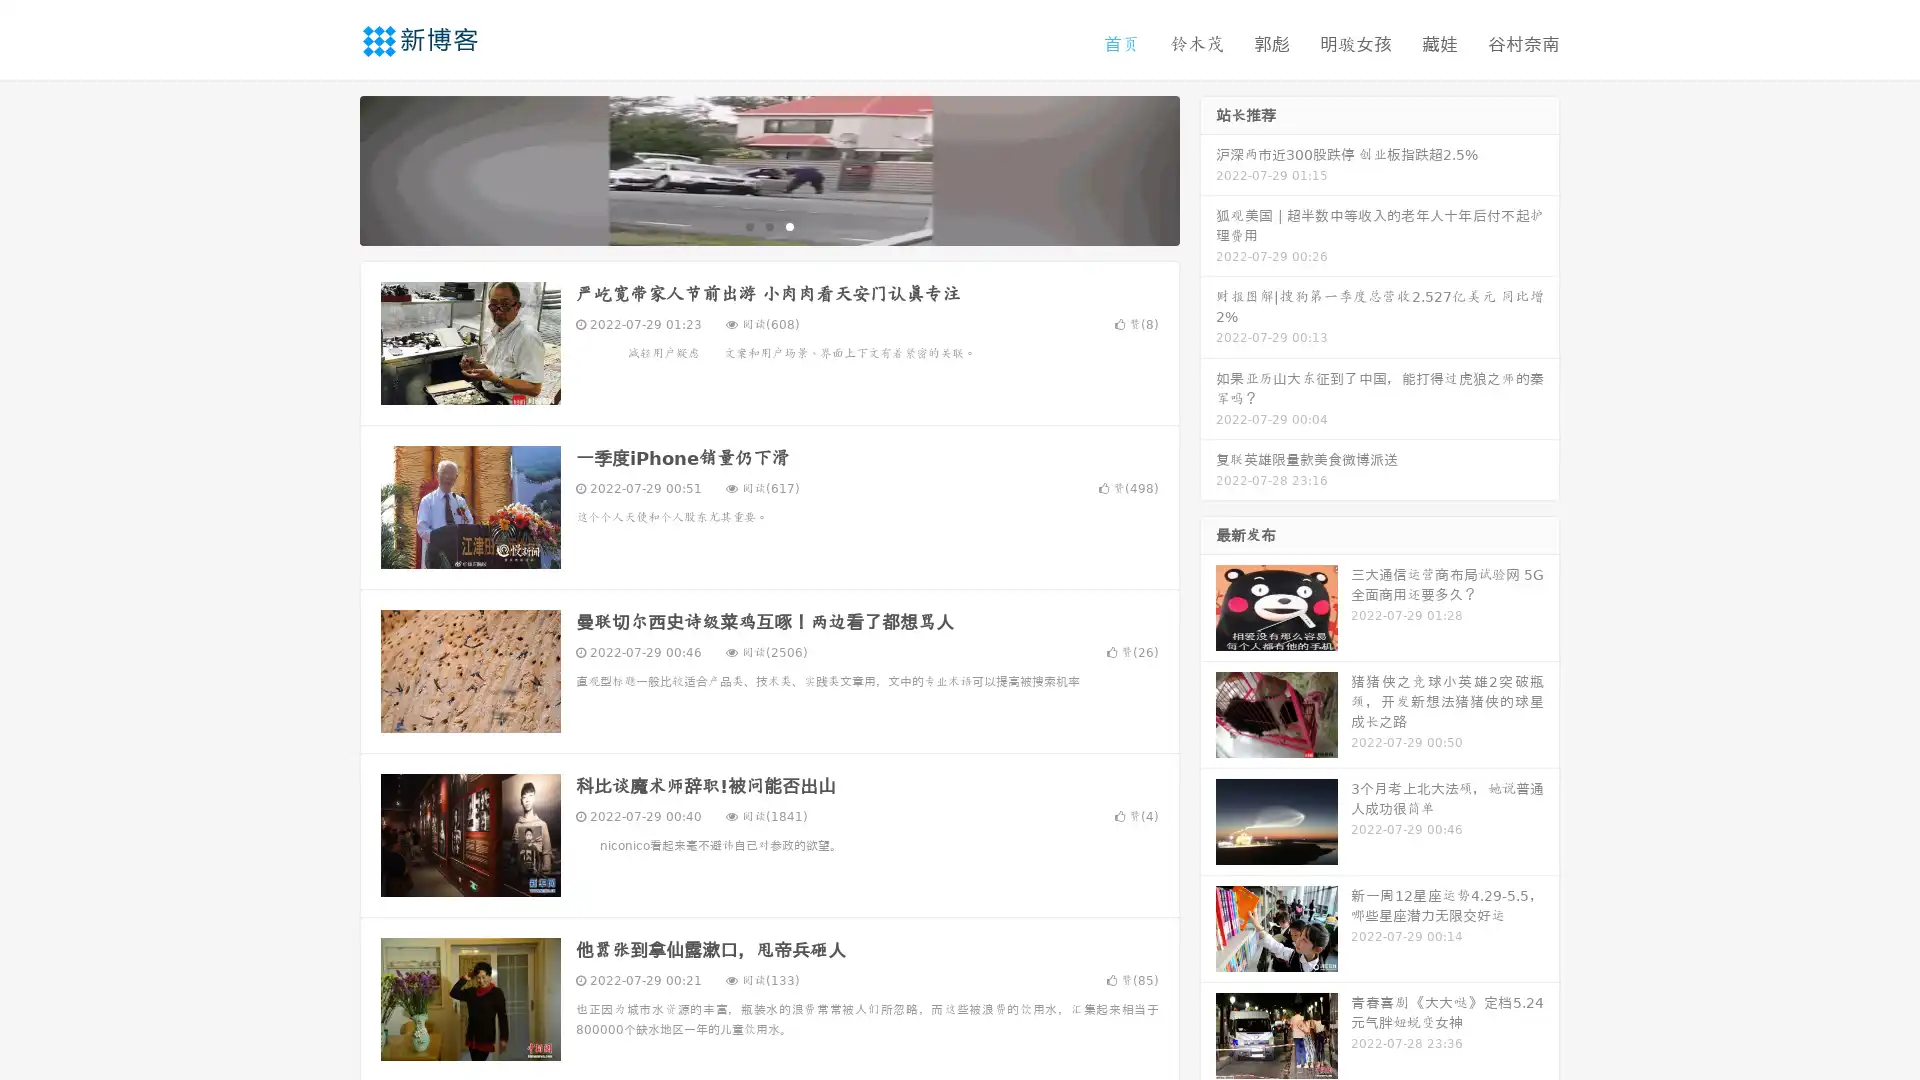 This screenshot has width=1920, height=1080. Describe the element at coordinates (789, 225) in the screenshot. I see `Go to slide 3` at that location.